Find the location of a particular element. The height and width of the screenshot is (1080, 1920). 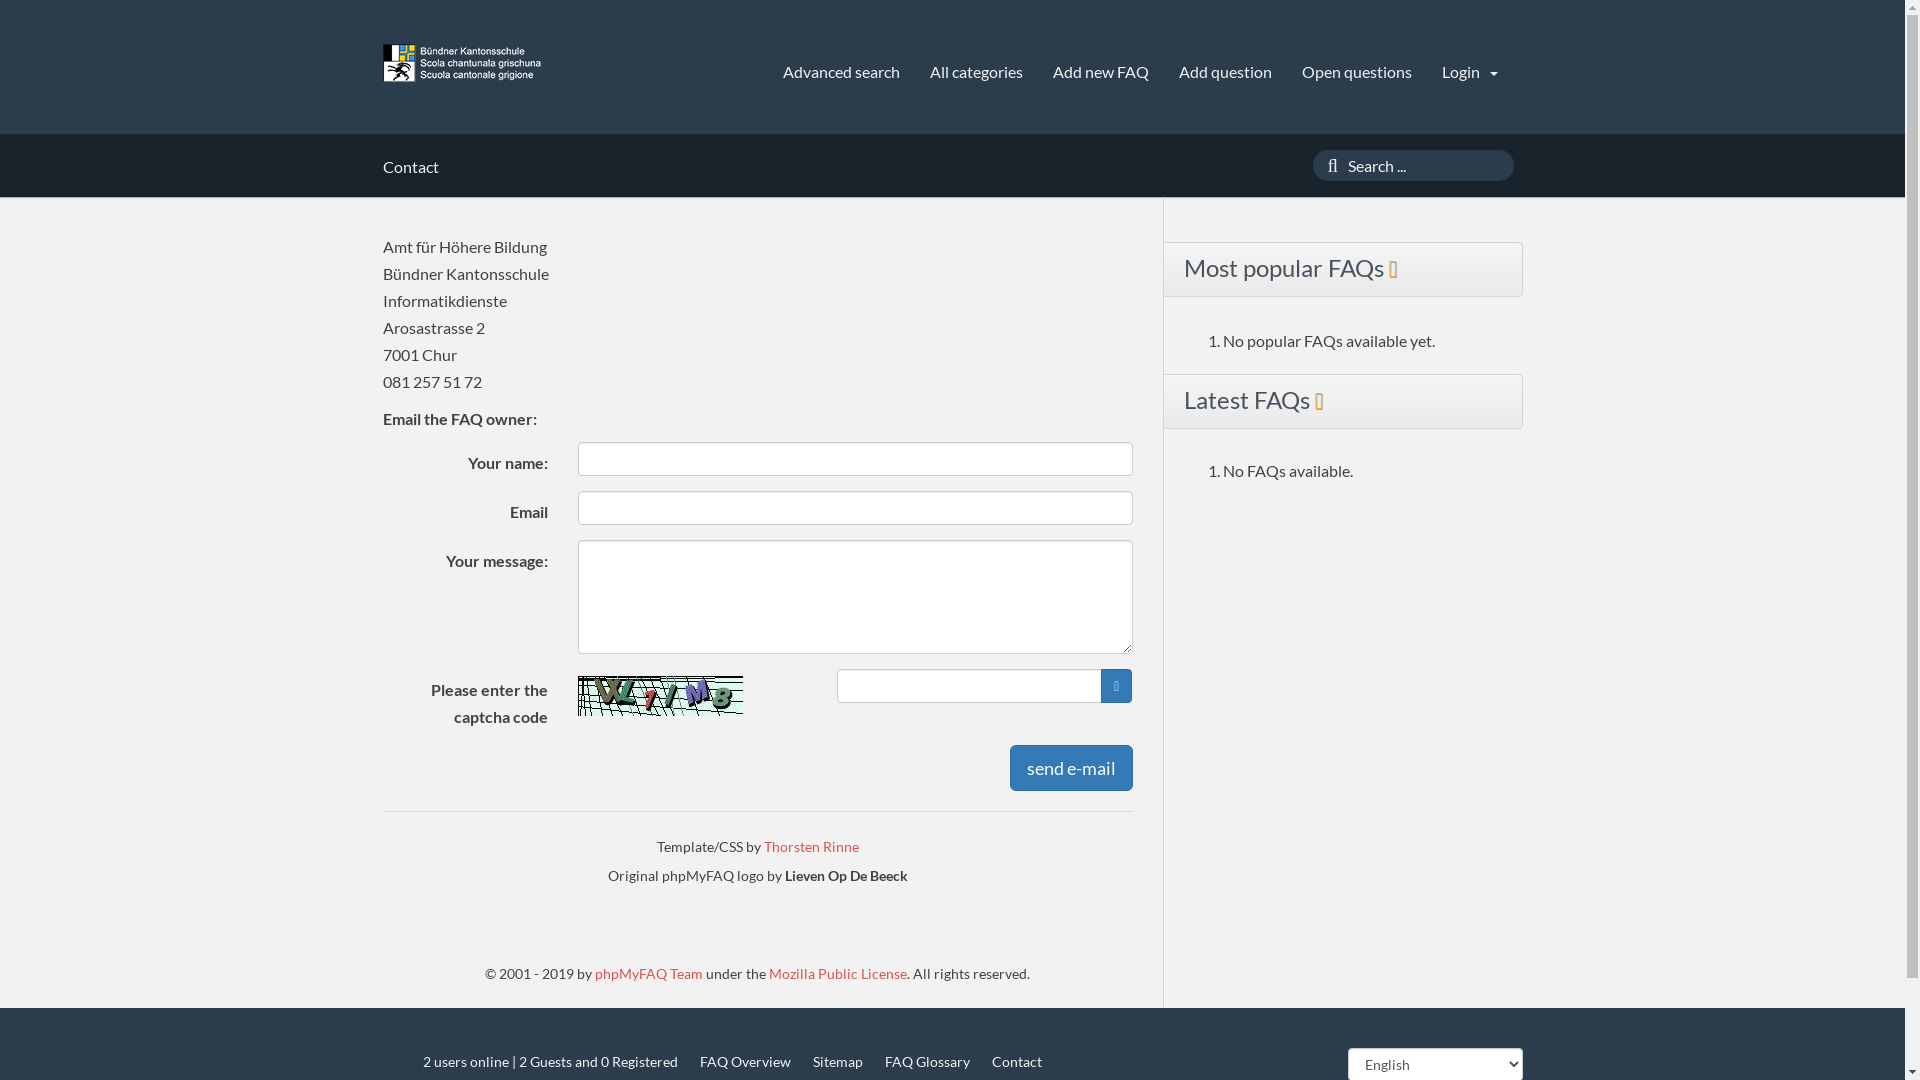

'phpMyFAQ Team' is located at coordinates (648, 973).